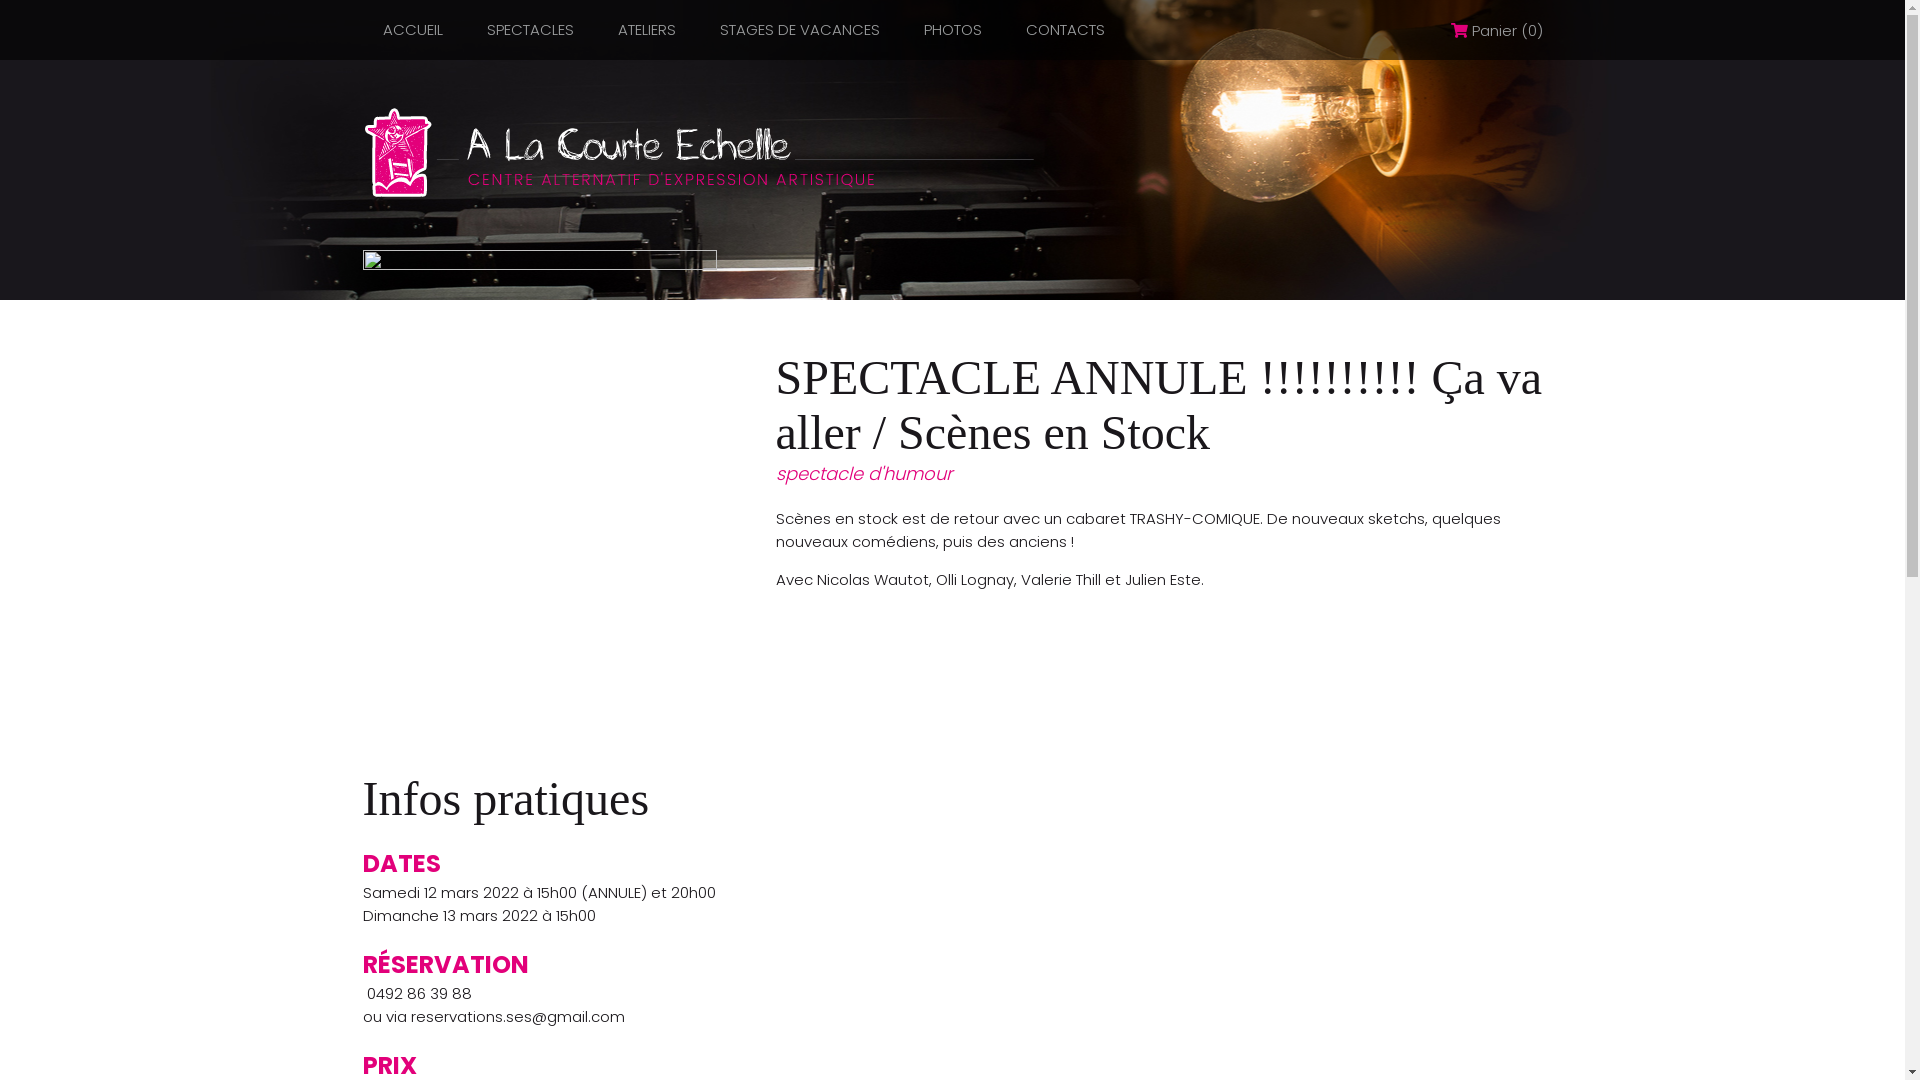  I want to click on 'ATELIERS', so click(647, 29).